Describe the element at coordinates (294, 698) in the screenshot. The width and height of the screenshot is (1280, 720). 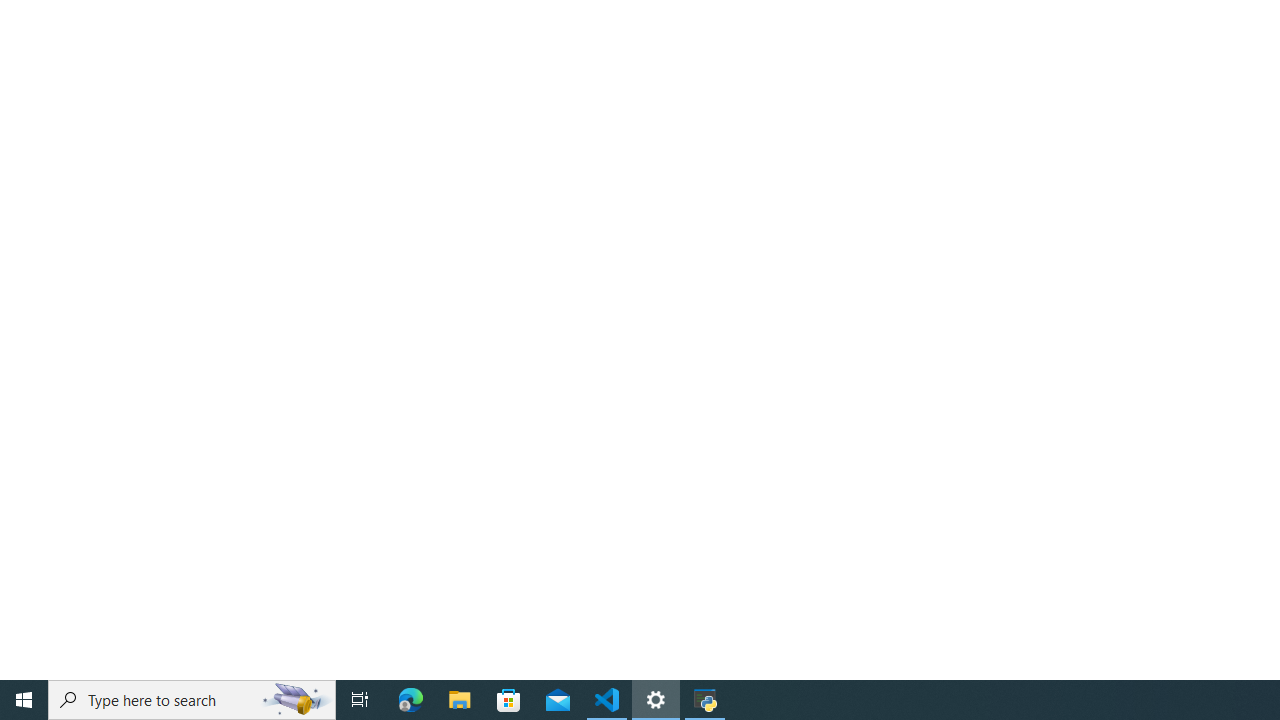
I see `'Search highlights icon opens search home window'` at that location.